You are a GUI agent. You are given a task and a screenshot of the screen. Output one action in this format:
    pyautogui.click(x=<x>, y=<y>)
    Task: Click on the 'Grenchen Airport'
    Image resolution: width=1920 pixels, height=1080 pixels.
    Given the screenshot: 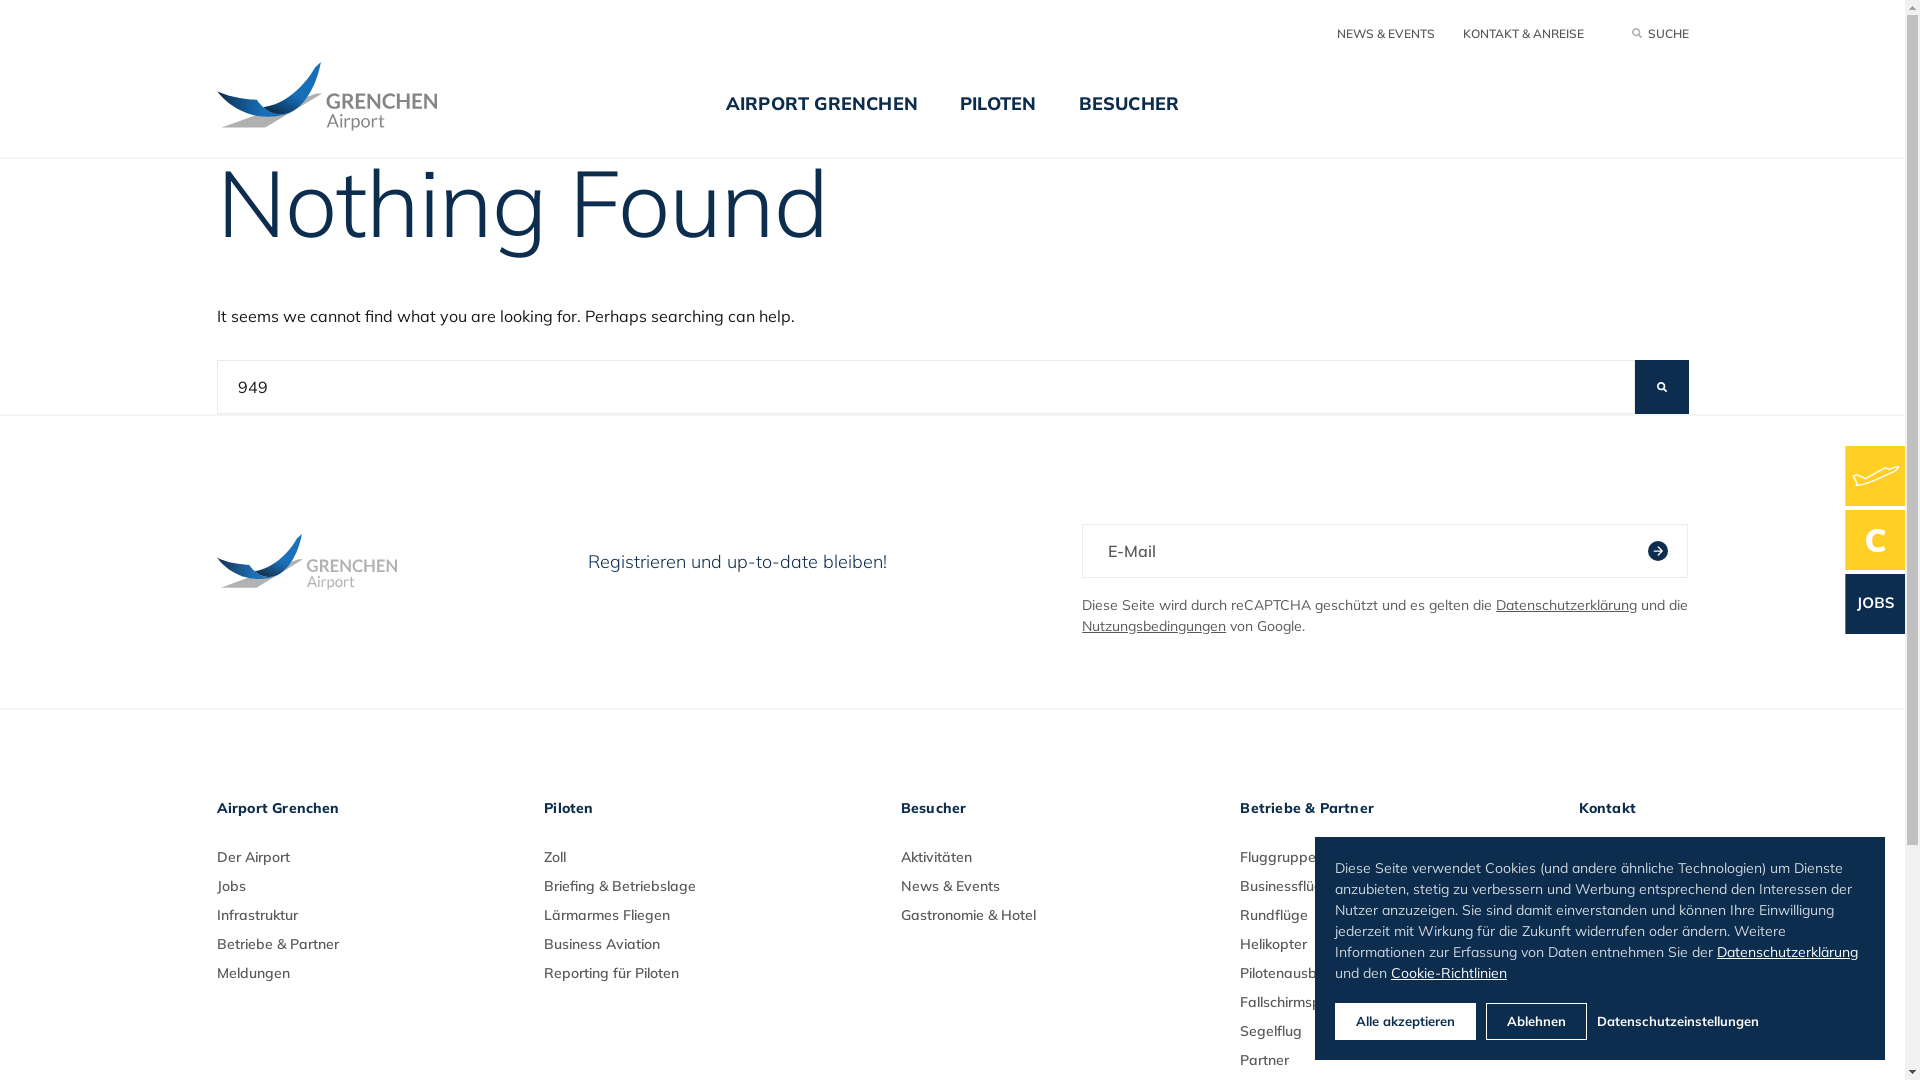 What is the action you would take?
    pyautogui.click(x=216, y=96)
    